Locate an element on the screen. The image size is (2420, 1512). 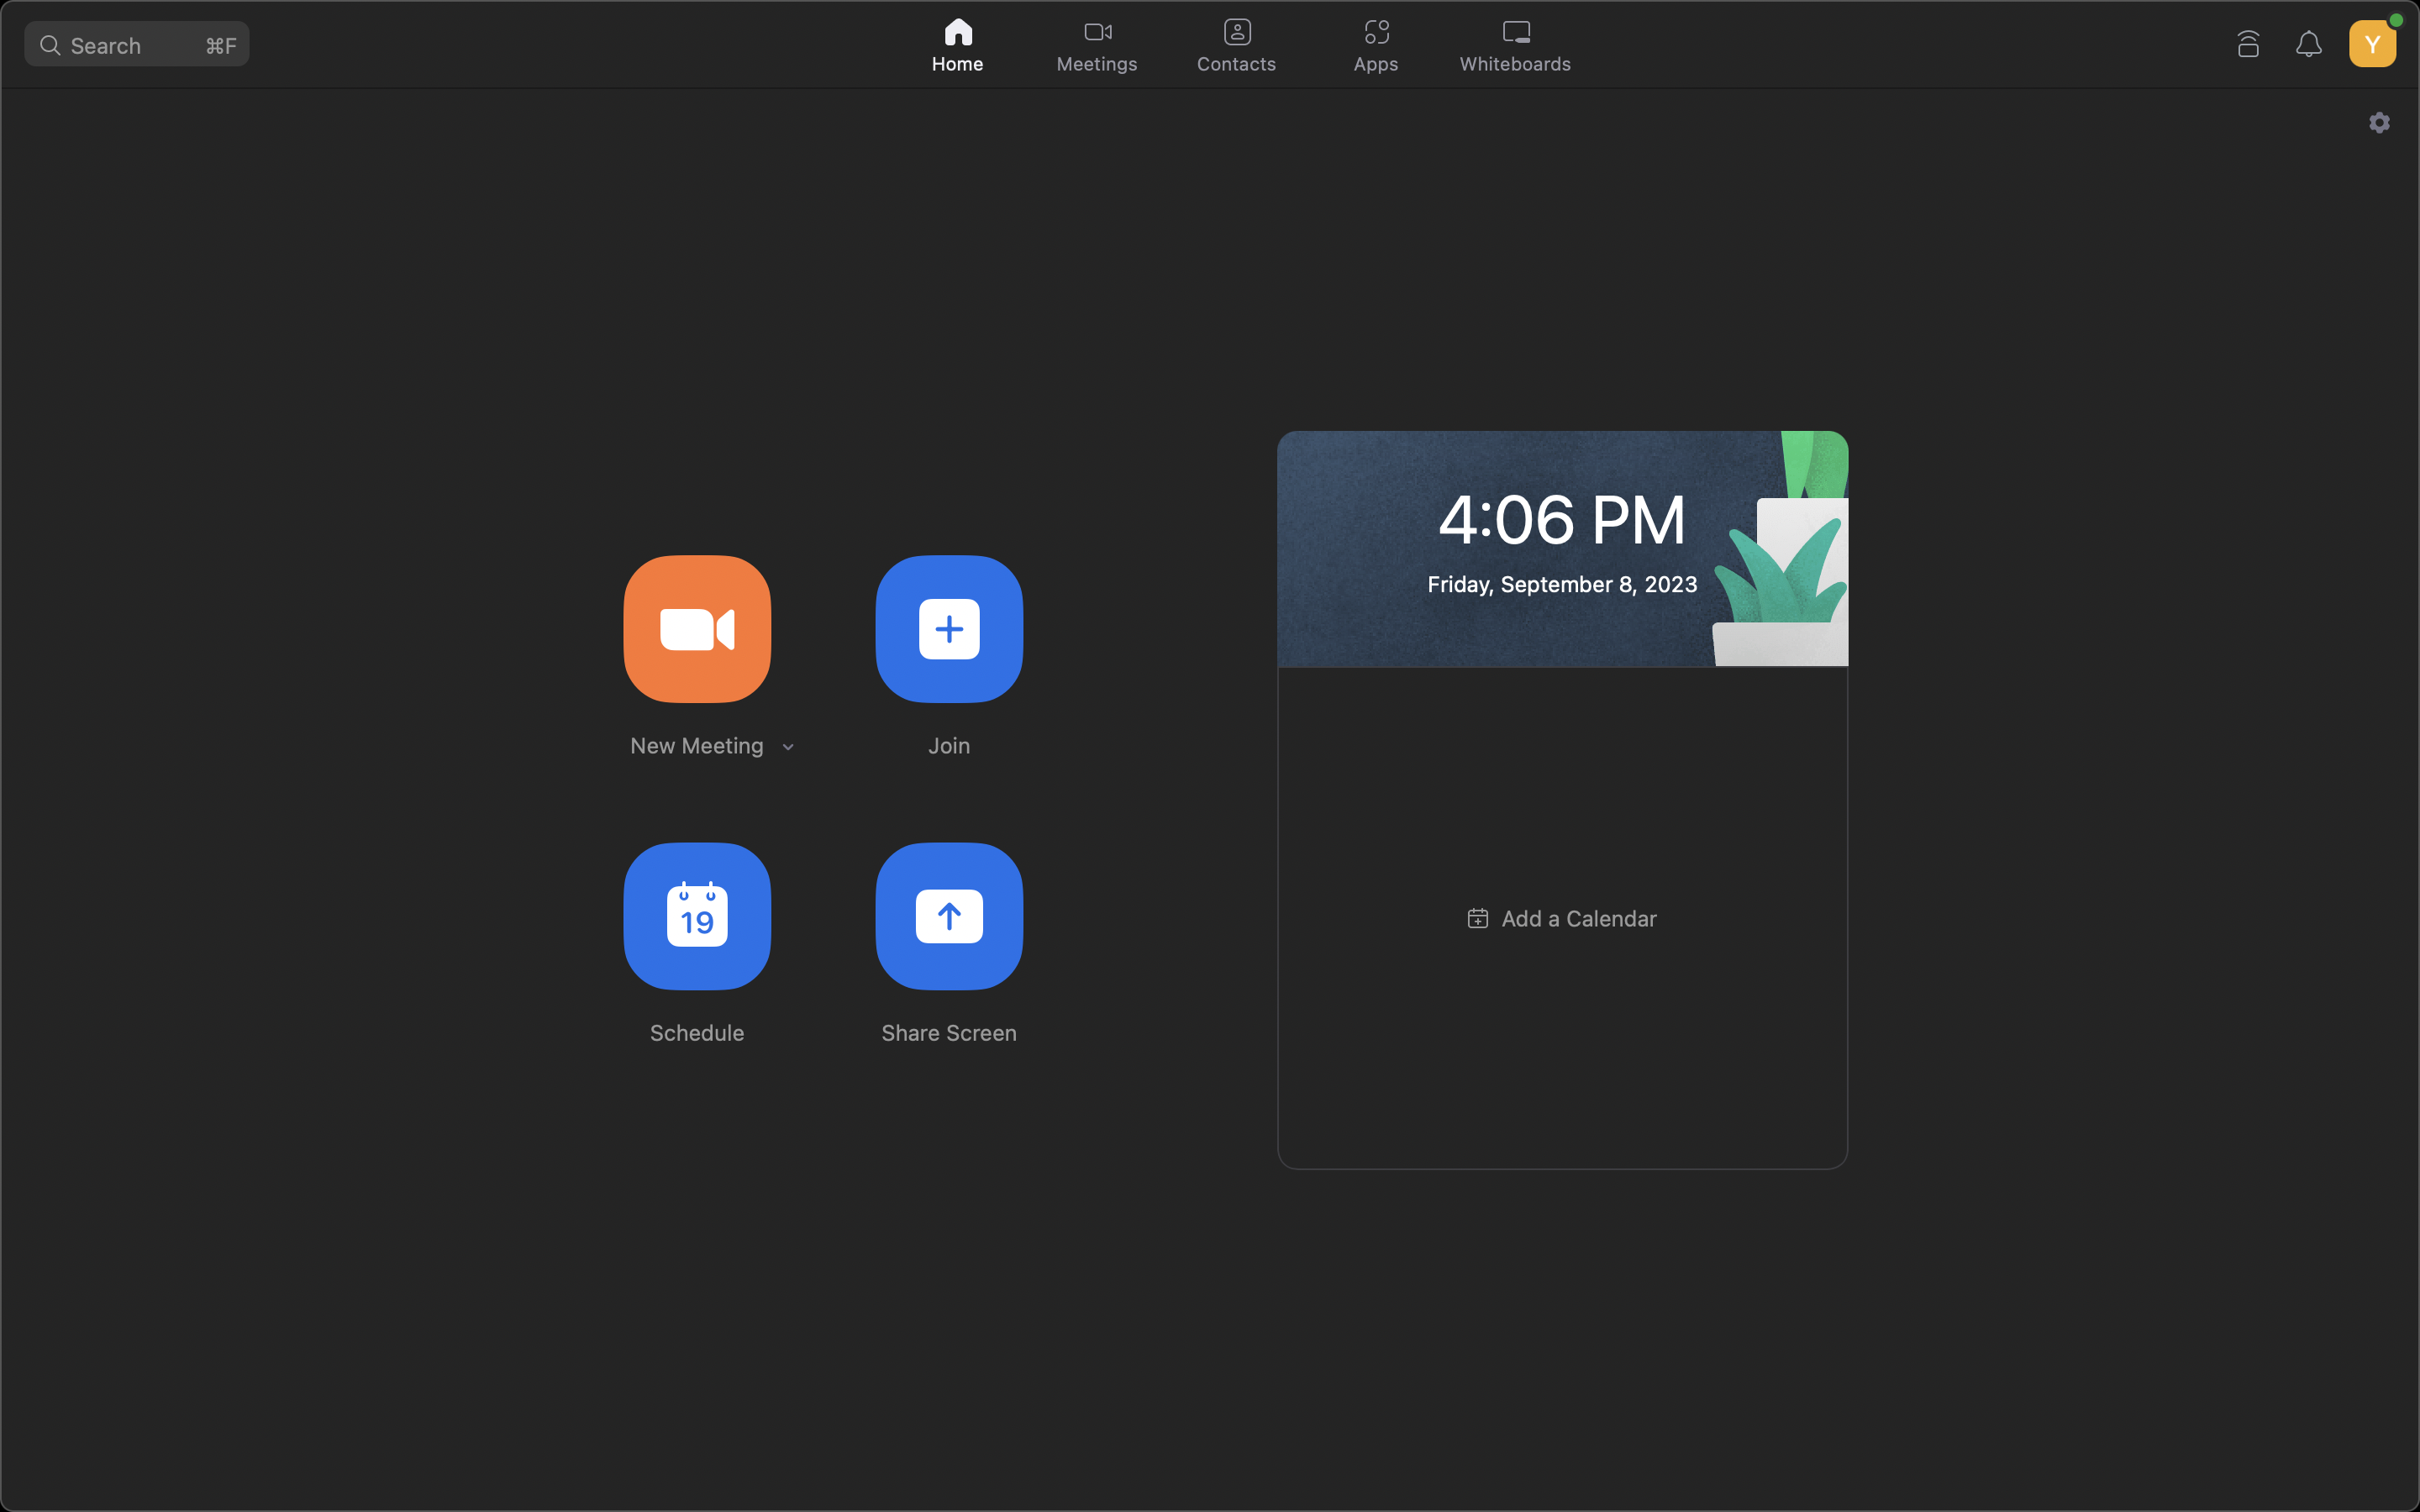
the "home" option to revert to the main page is located at coordinates (959, 41).